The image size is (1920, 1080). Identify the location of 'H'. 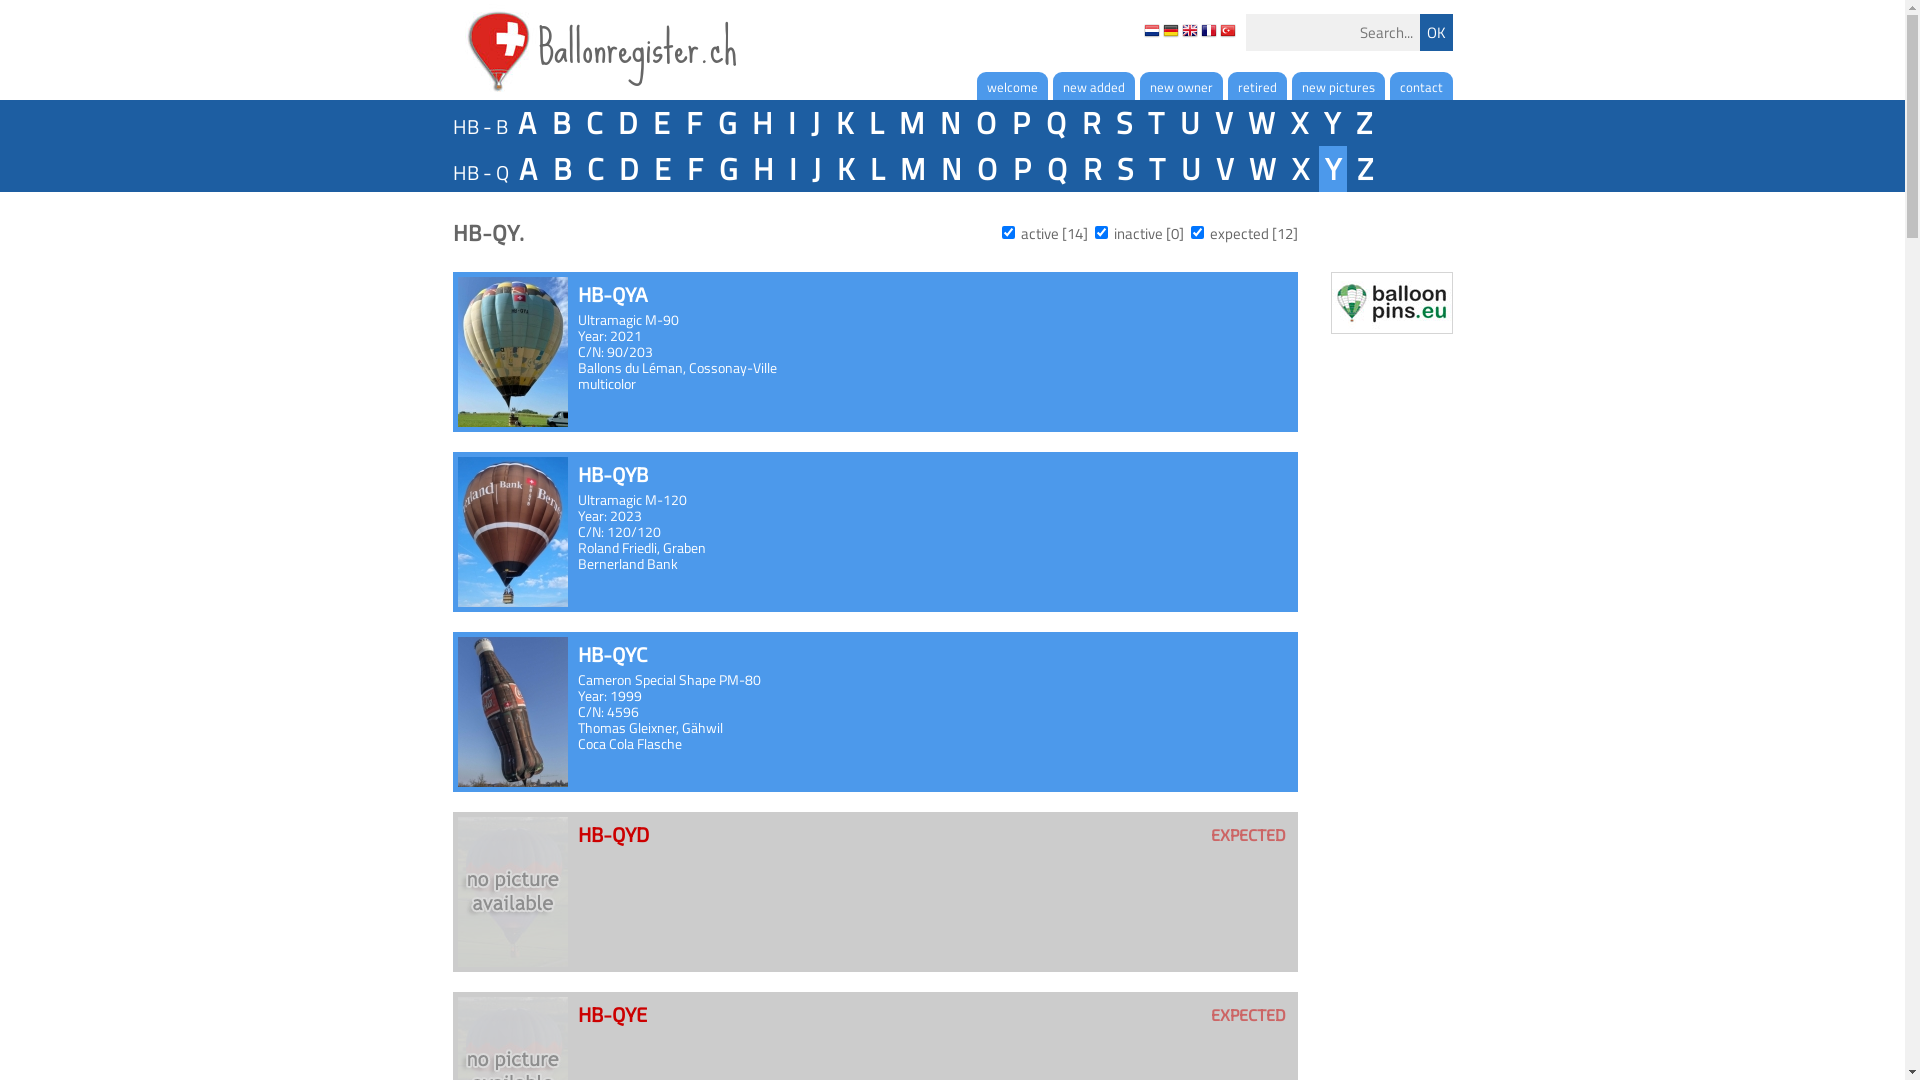
(761, 168).